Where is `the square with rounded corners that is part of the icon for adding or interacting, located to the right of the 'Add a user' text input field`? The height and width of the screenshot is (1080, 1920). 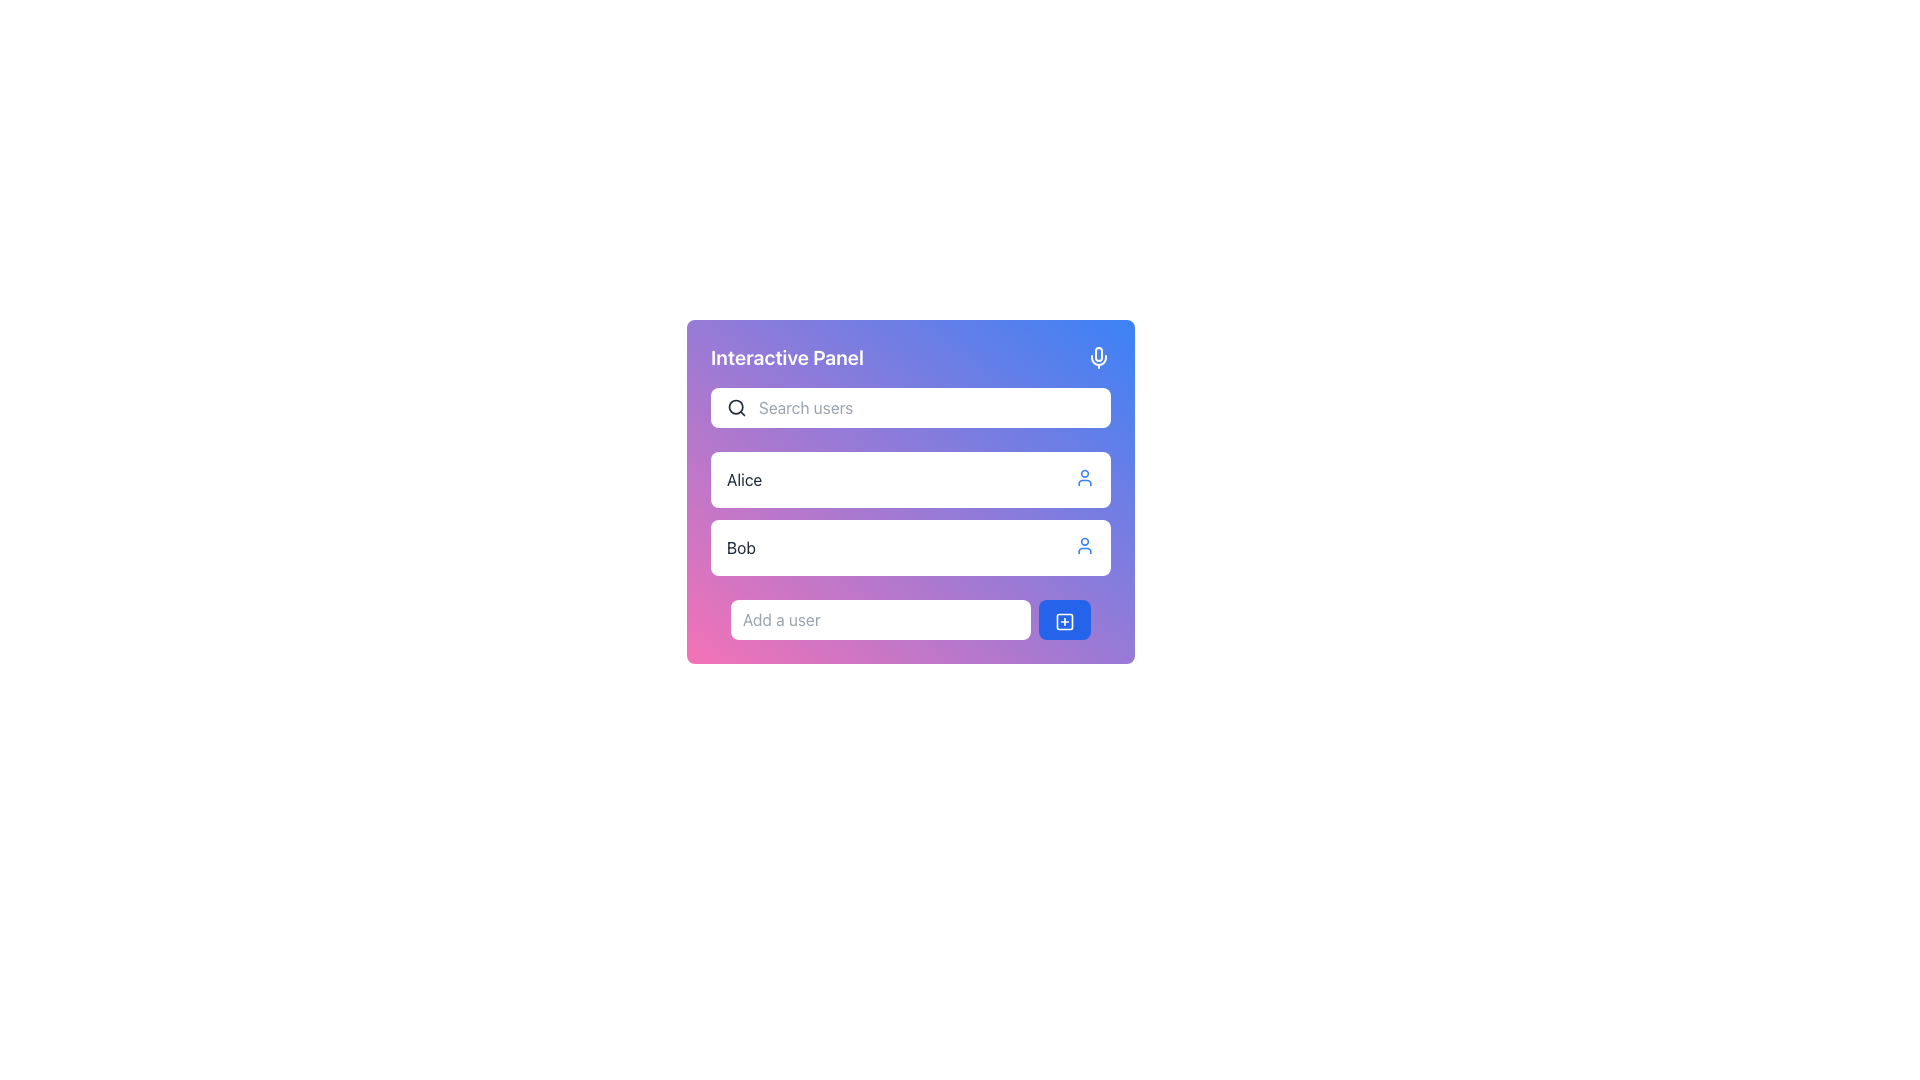
the square with rounded corners that is part of the icon for adding or interacting, located to the right of the 'Add a user' text input field is located at coordinates (1064, 620).